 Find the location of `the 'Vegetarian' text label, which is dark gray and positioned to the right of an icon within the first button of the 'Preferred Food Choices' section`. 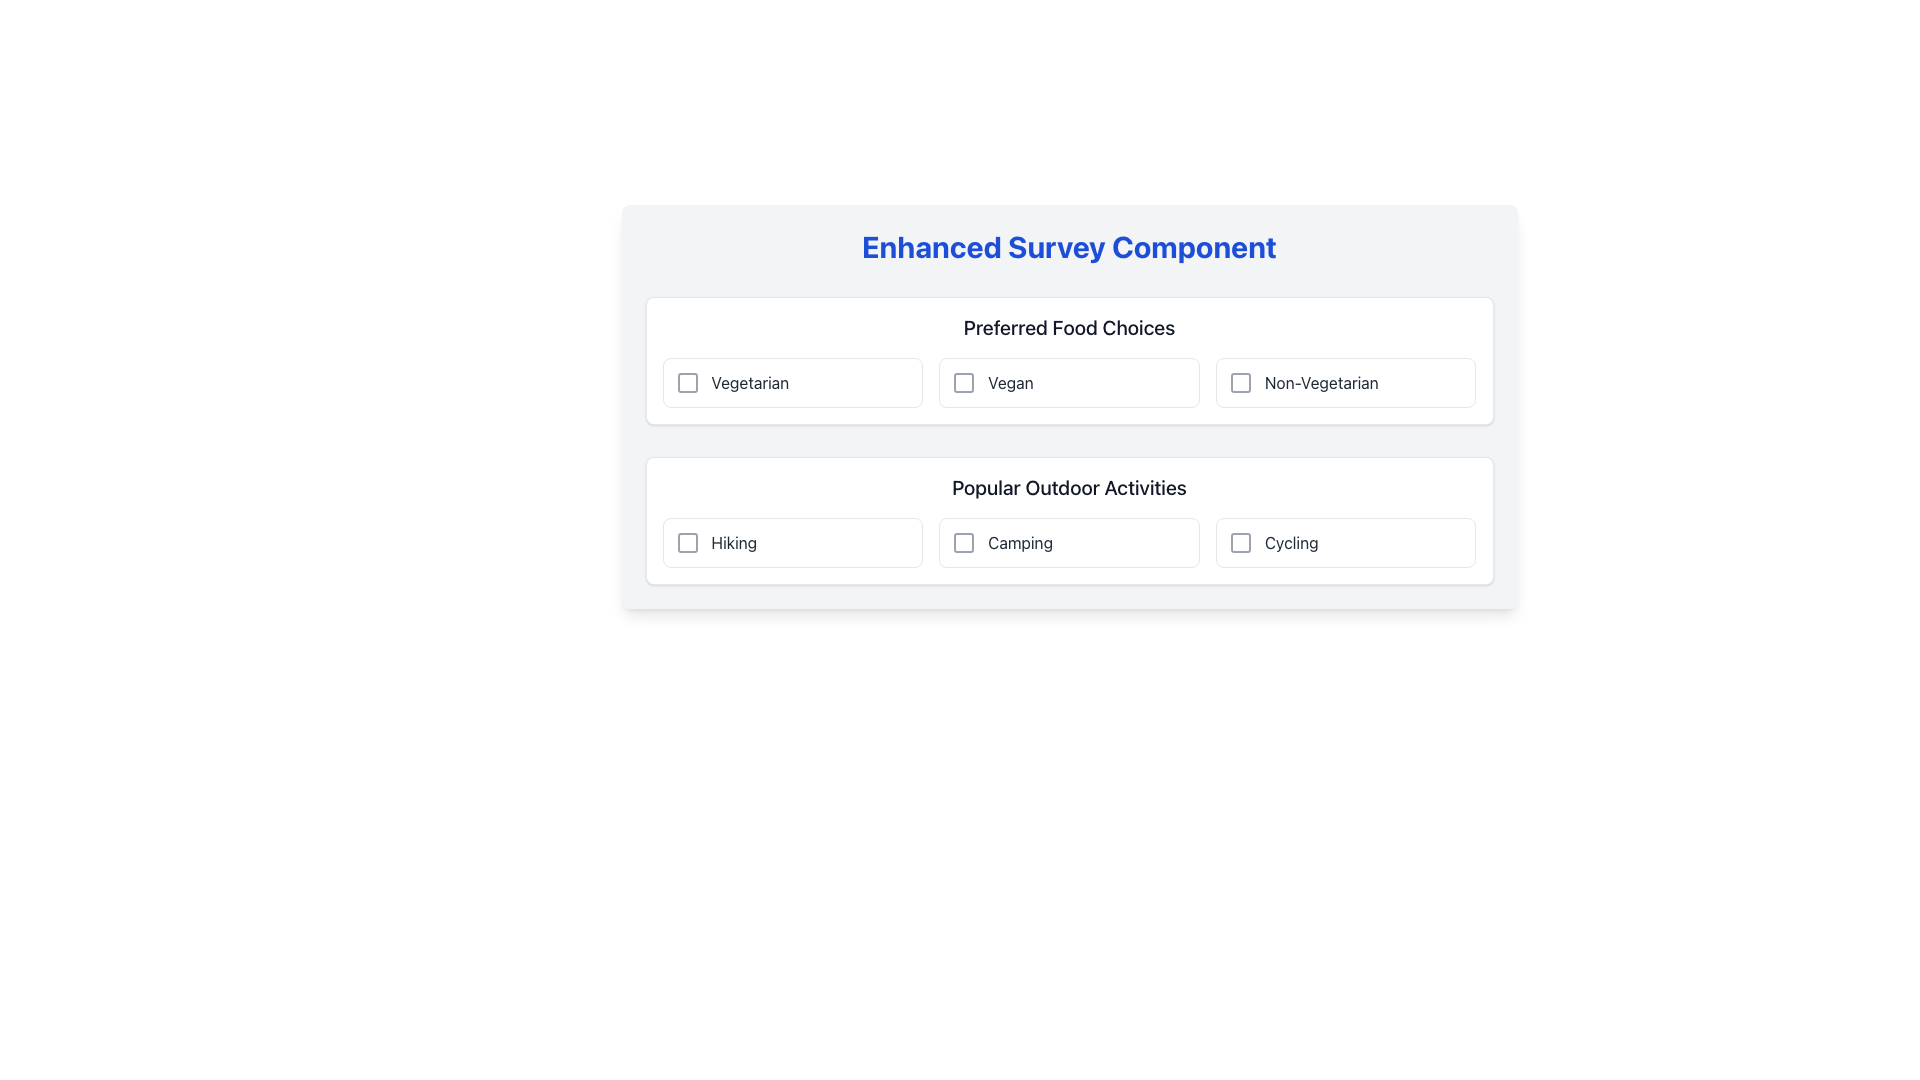

the 'Vegetarian' text label, which is dark gray and positioned to the right of an icon within the first button of the 'Preferred Food Choices' section is located at coordinates (749, 382).